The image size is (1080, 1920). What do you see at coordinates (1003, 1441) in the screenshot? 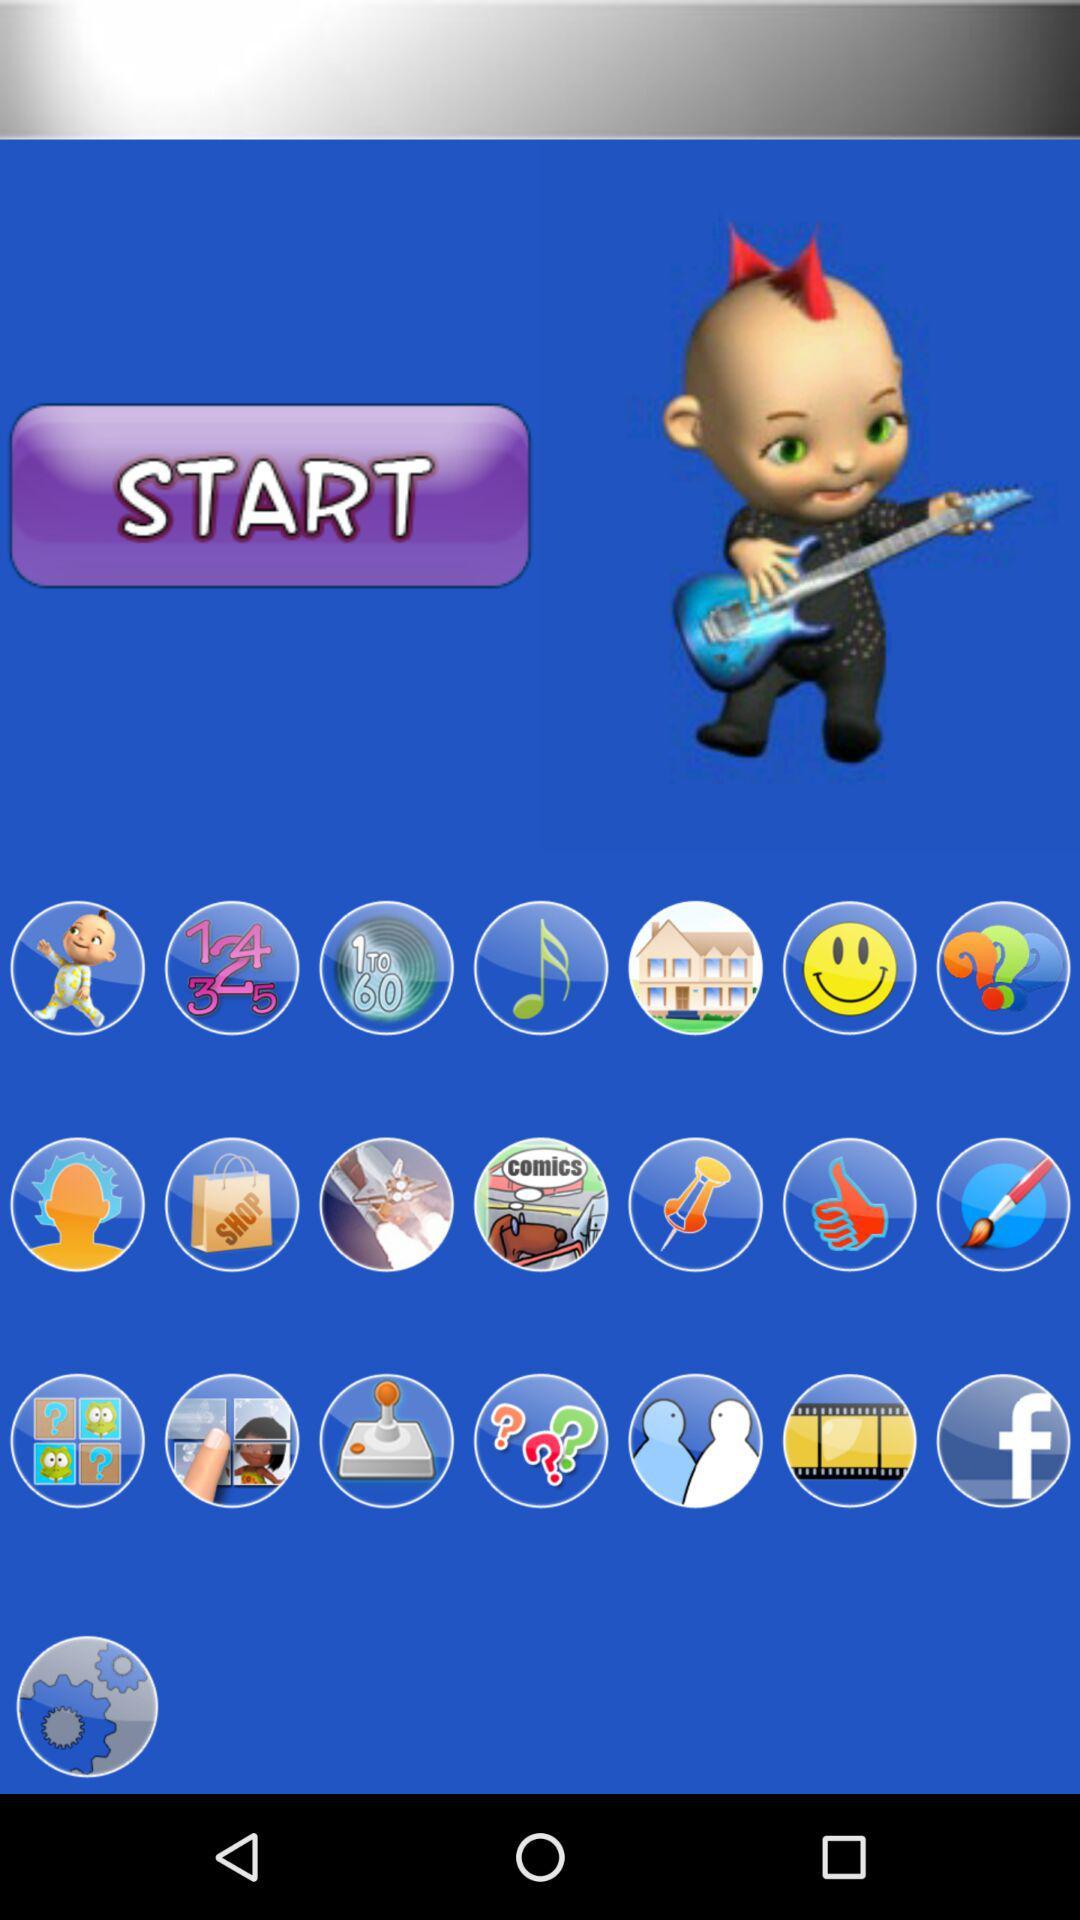
I see `connect to facebook` at bounding box center [1003, 1441].